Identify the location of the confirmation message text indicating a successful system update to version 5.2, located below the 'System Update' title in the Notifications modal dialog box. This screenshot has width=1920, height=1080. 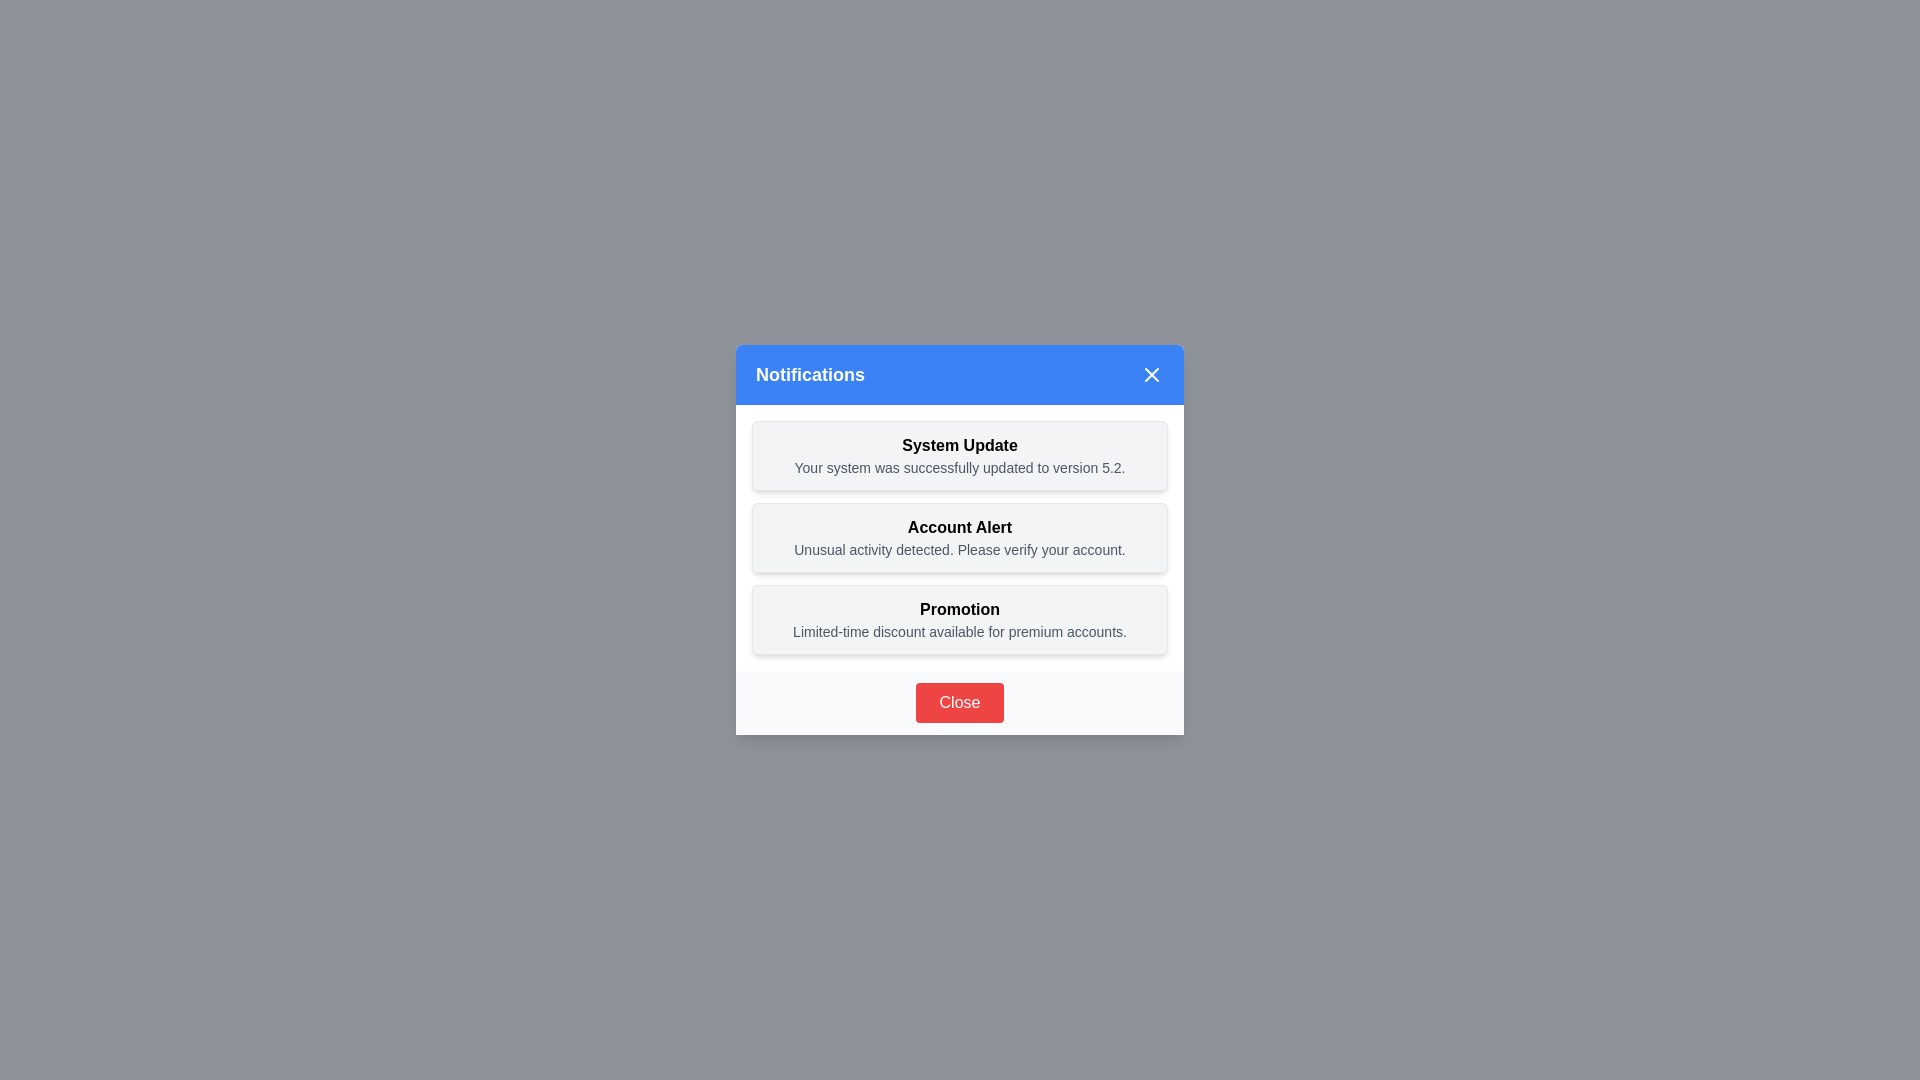
(960, 467).